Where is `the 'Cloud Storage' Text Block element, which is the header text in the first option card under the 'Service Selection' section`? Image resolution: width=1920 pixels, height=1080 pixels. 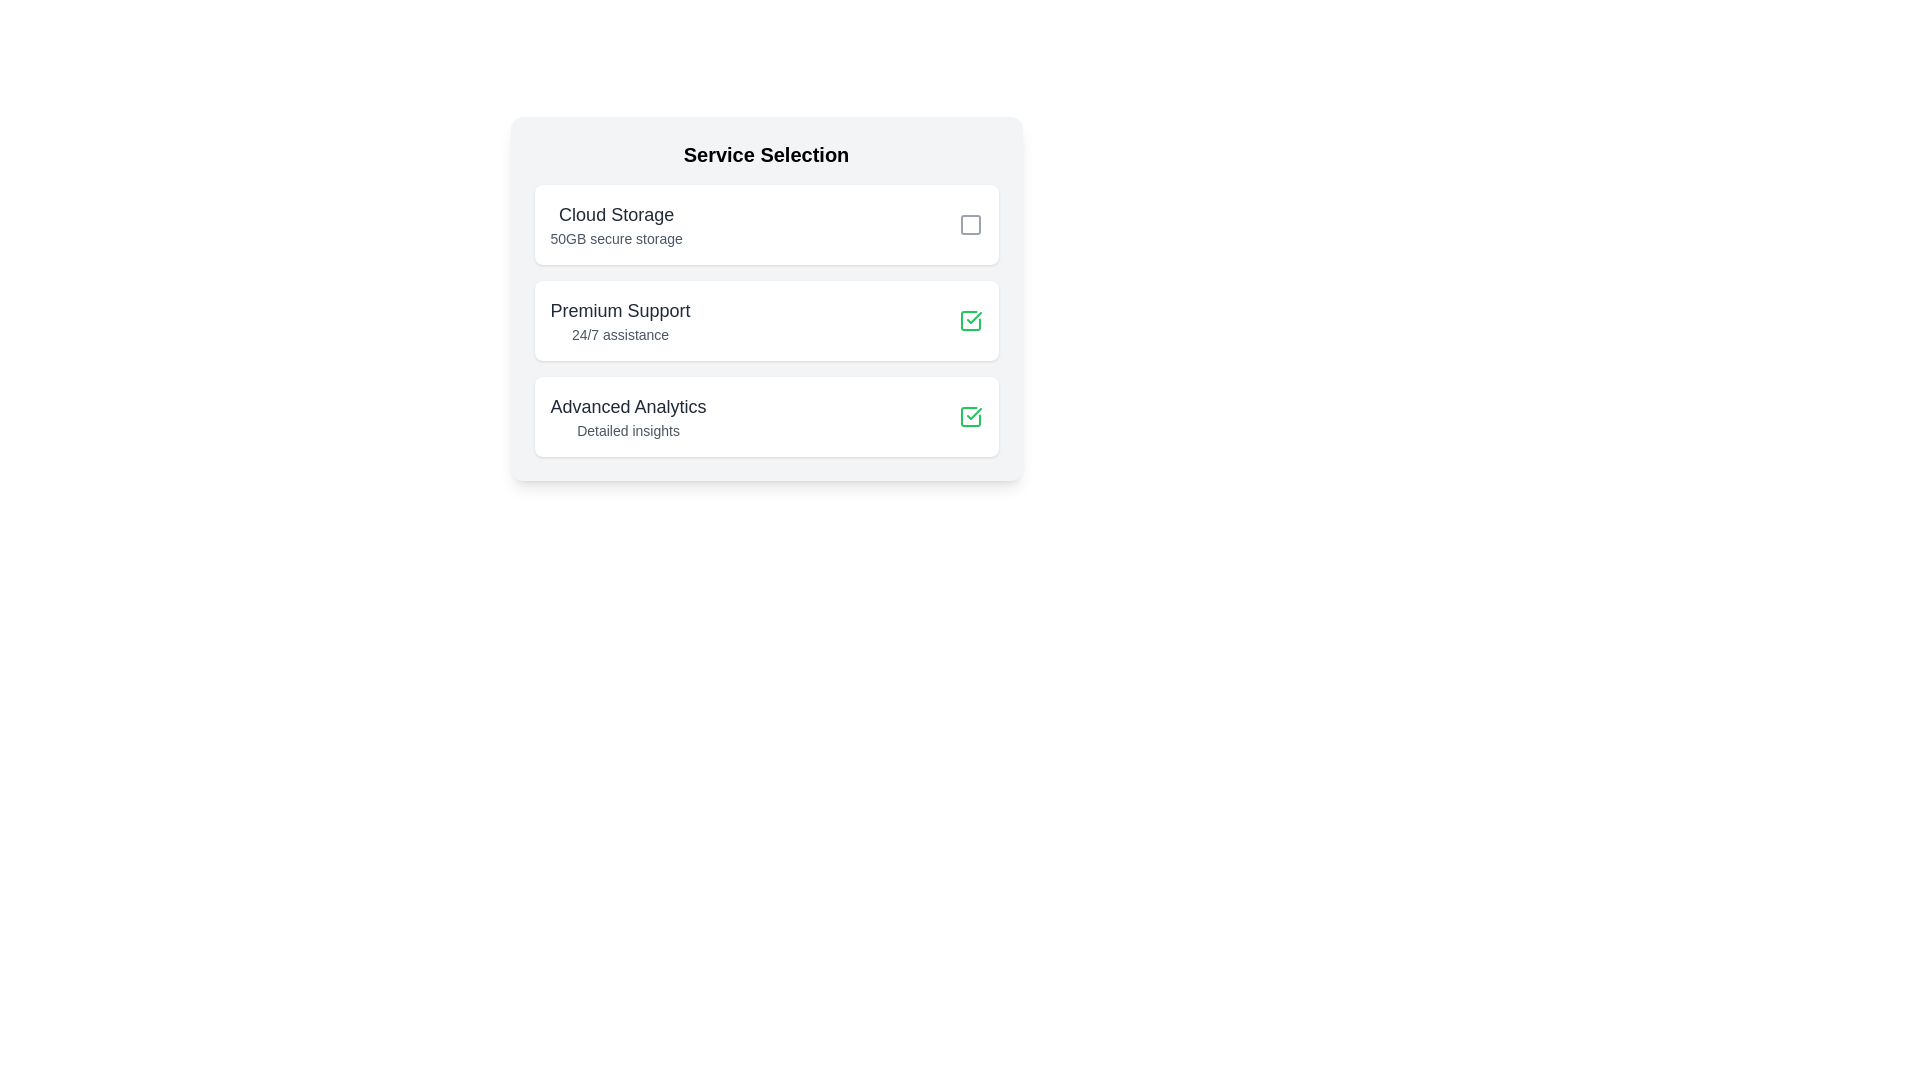
the 'Cloud Storage' Text Block element, which is the header text in the first option card under the 'Service Selection' section is located at coordinates (615, 224).